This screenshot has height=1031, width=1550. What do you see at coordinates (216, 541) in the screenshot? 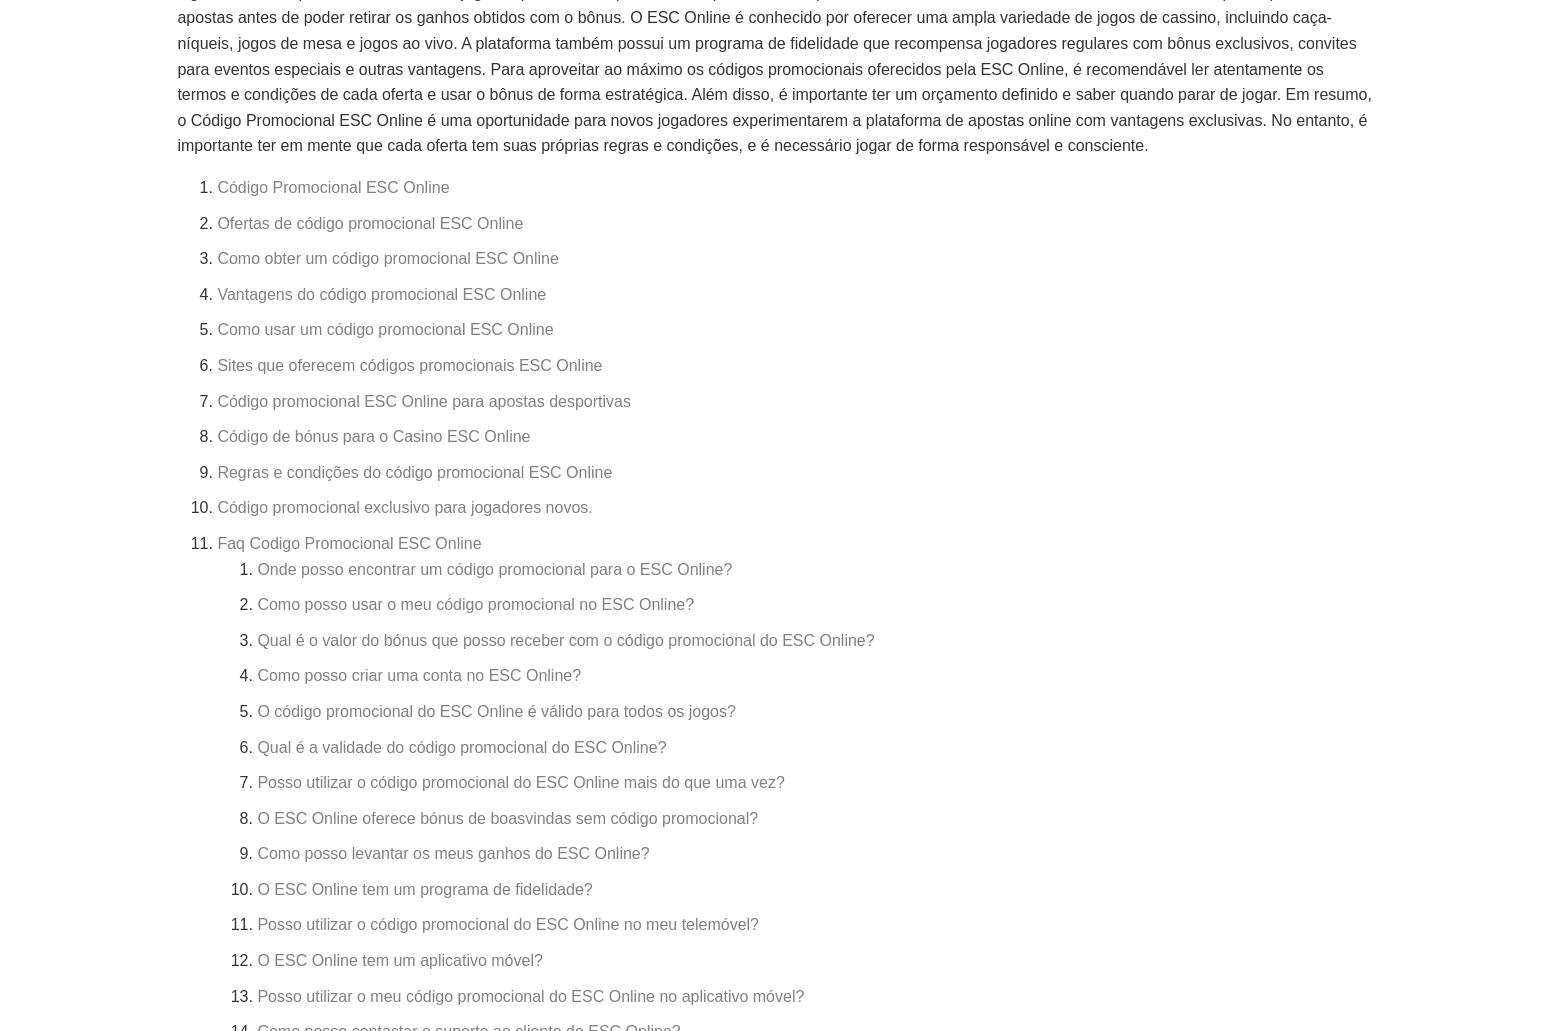
I see `'Faq Codigo Promocional ESC Online'` at bounding box center [216, 541].